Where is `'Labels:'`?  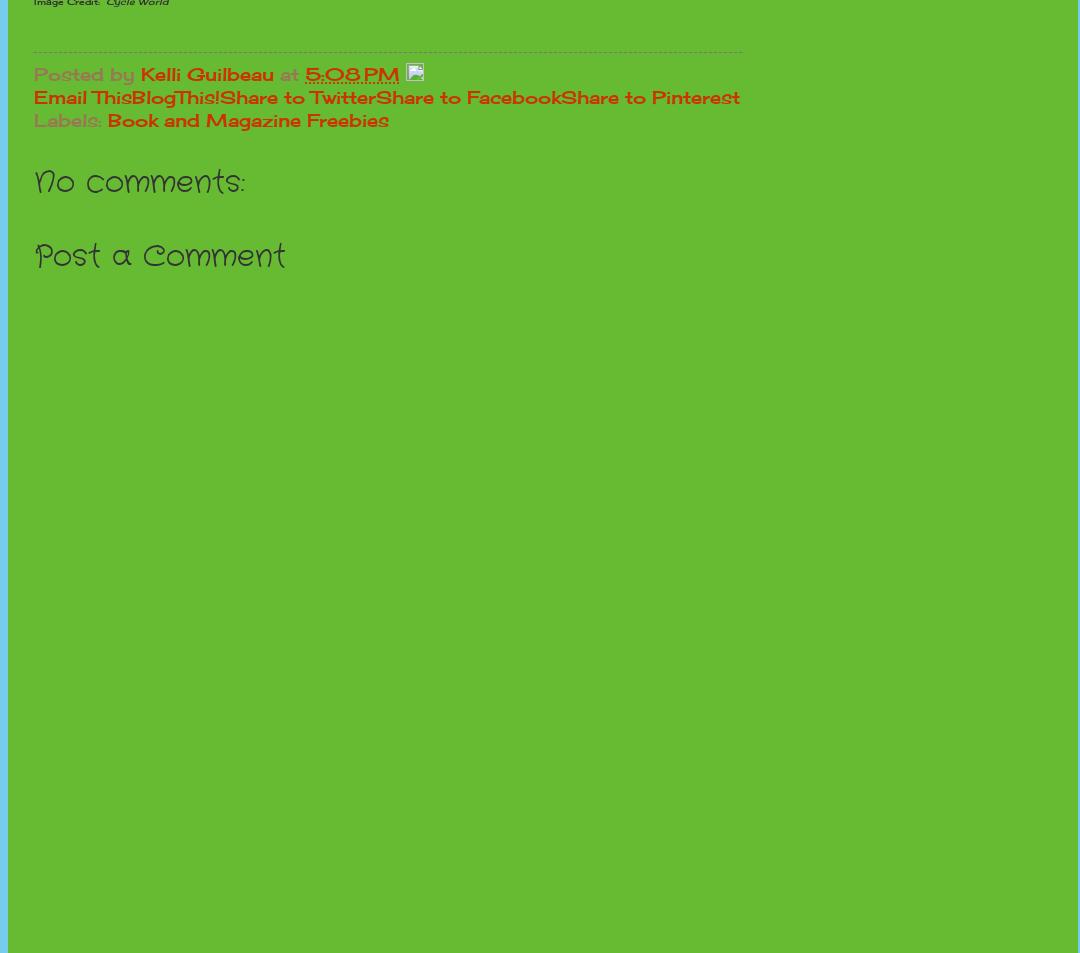 'Labels:' is located at coordinates (34, 118).